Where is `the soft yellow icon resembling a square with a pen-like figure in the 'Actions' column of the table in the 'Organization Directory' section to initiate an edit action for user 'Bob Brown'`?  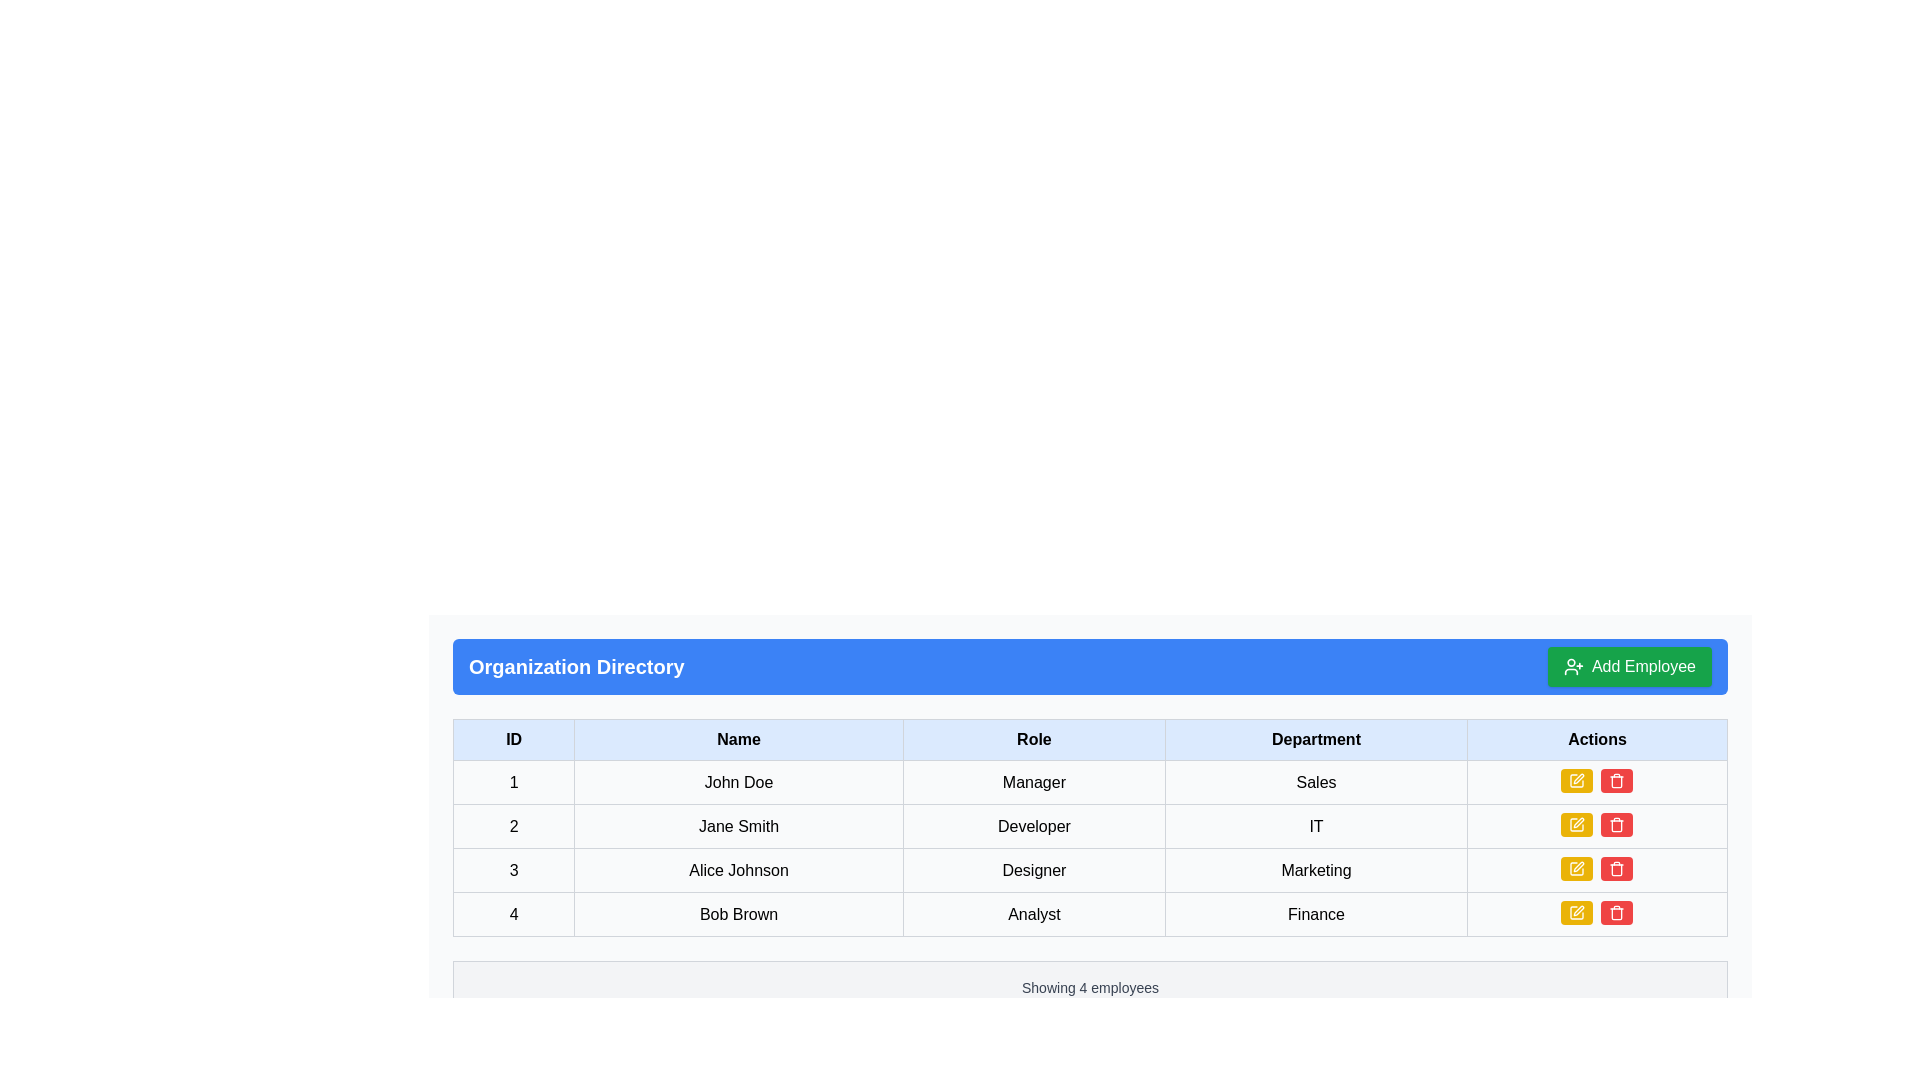 the soft yellow icon resembling a square with a pen-like figure in the 'Actions' column of the table in the 'Organization Directory' section to initiate an edit action for user 'Bob Brown' is located at coordinates (1576, 913).